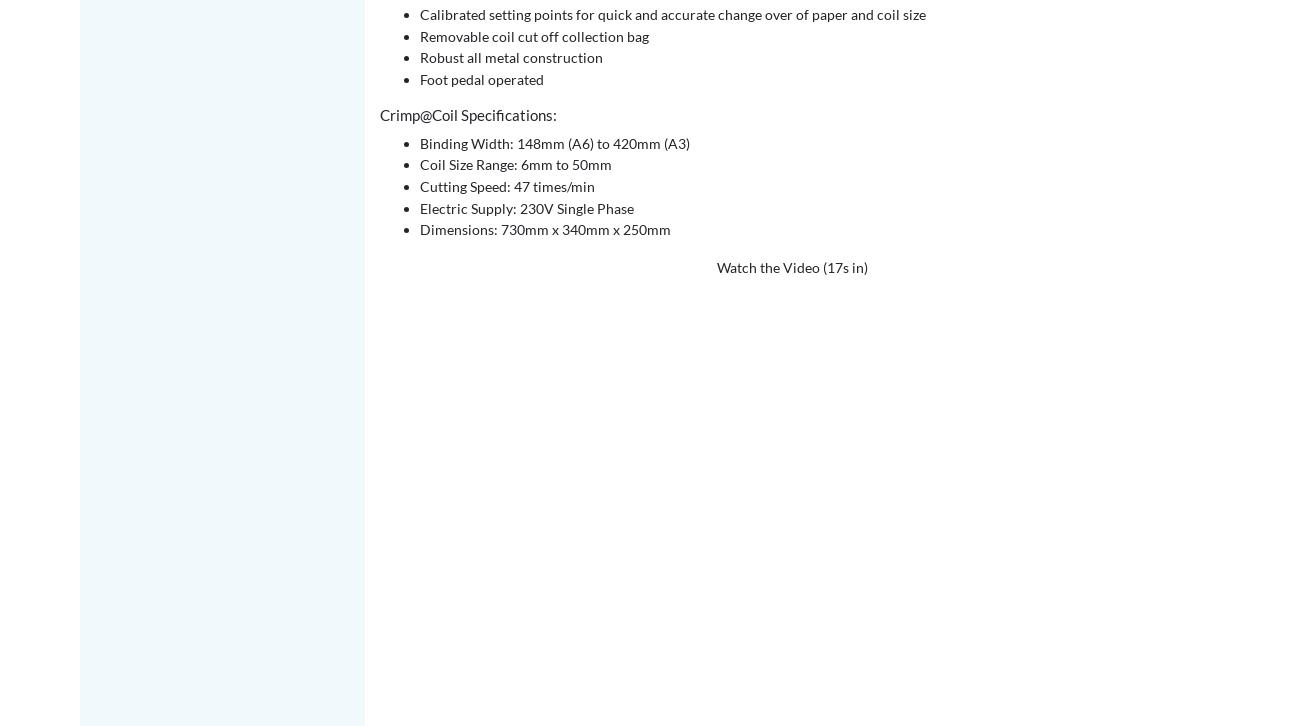 This screenshot has height=726, width=1300. I want to click on 'Cutting Speed: 47 times/min', so click(507, 185).